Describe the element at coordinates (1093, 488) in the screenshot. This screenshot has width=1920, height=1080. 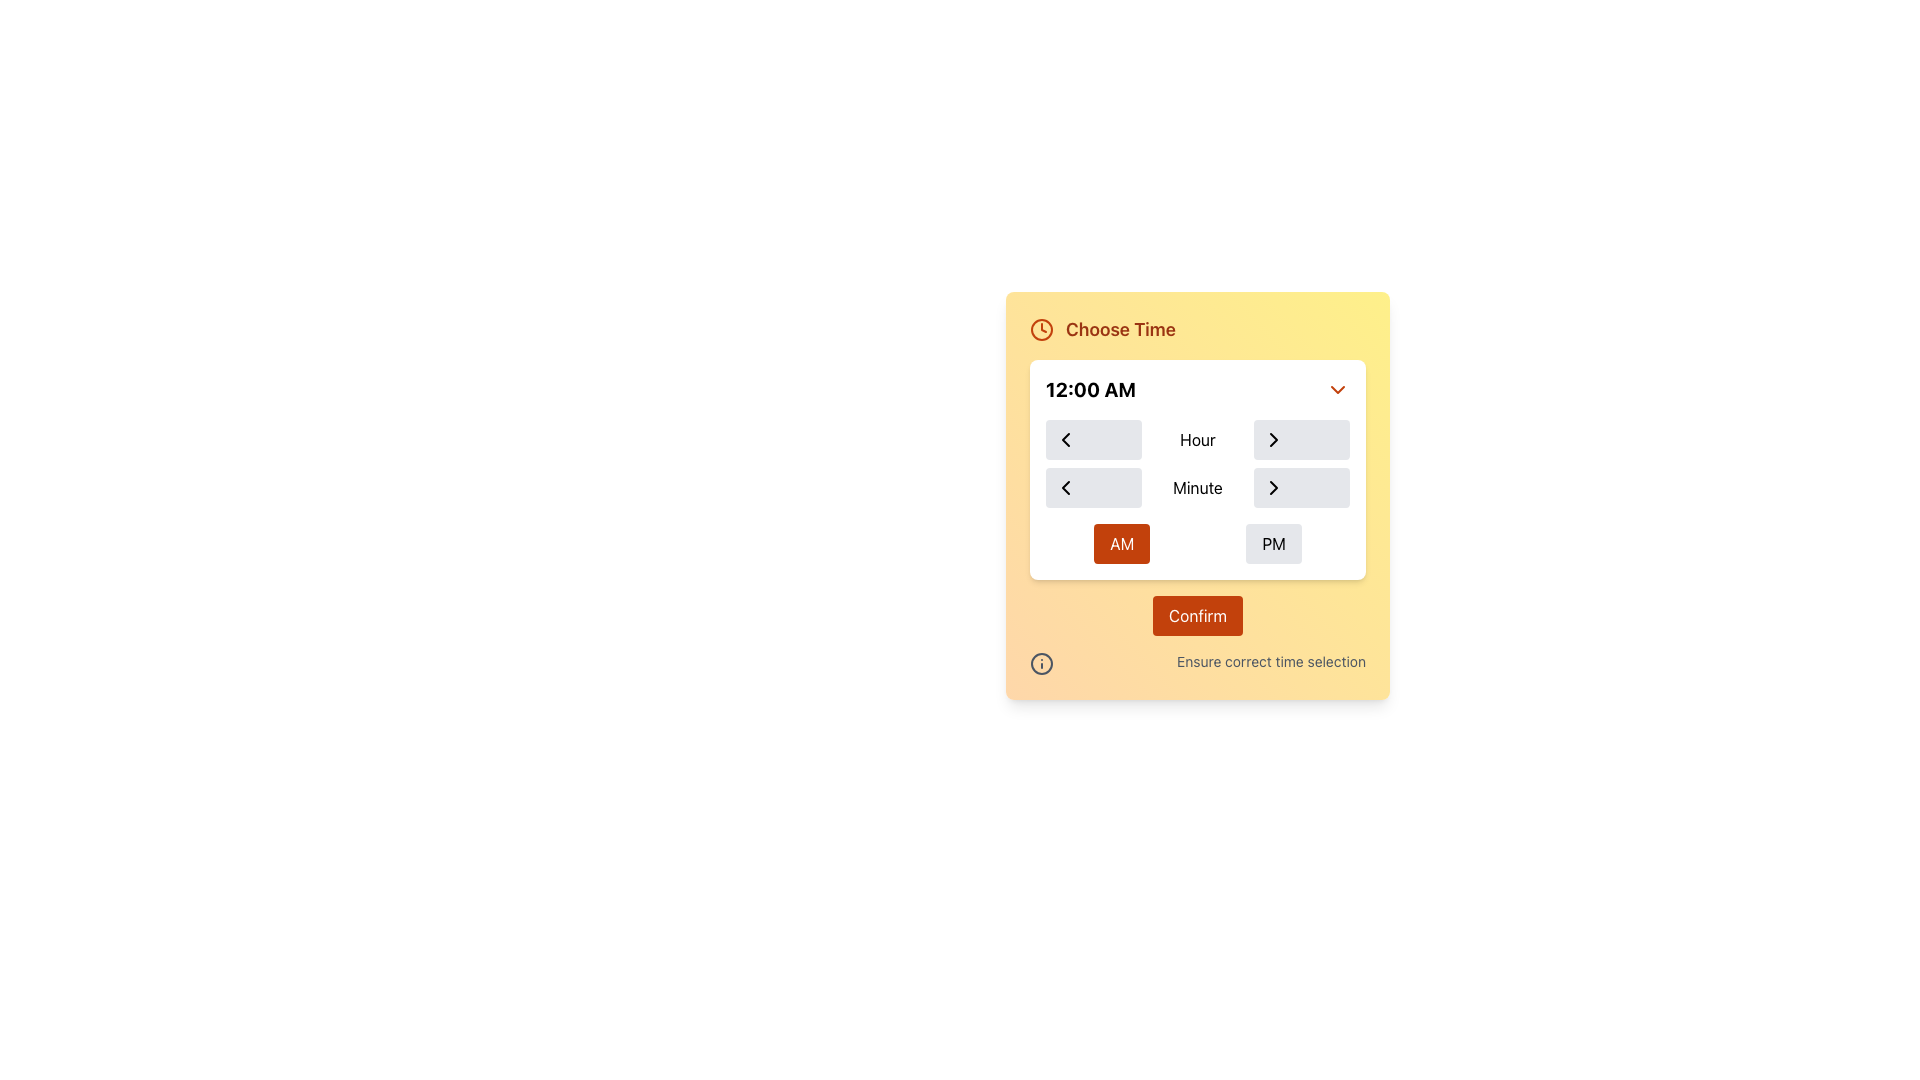
I see `the button located in the first column of the second row in a three-column grid layout` at that location.